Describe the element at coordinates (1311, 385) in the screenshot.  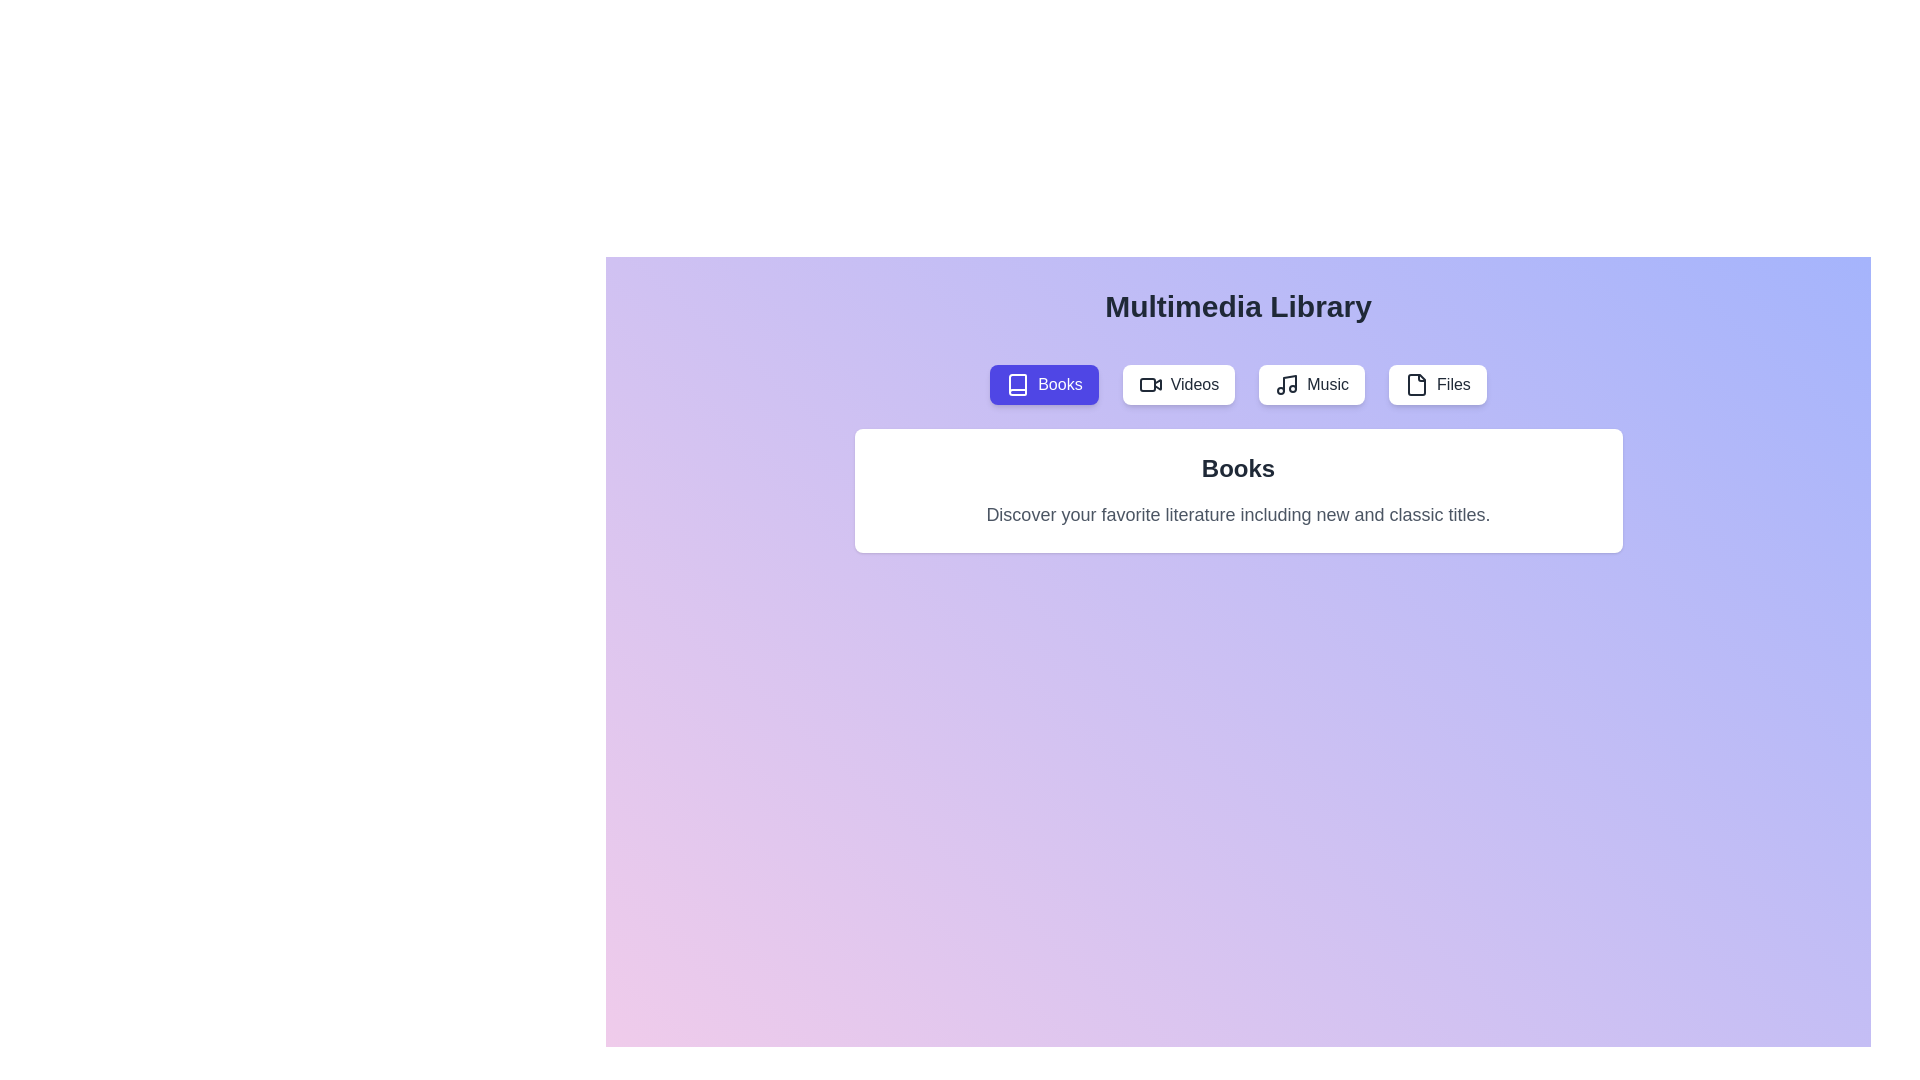
I see `the tab labeled Music to activate it` at that location.